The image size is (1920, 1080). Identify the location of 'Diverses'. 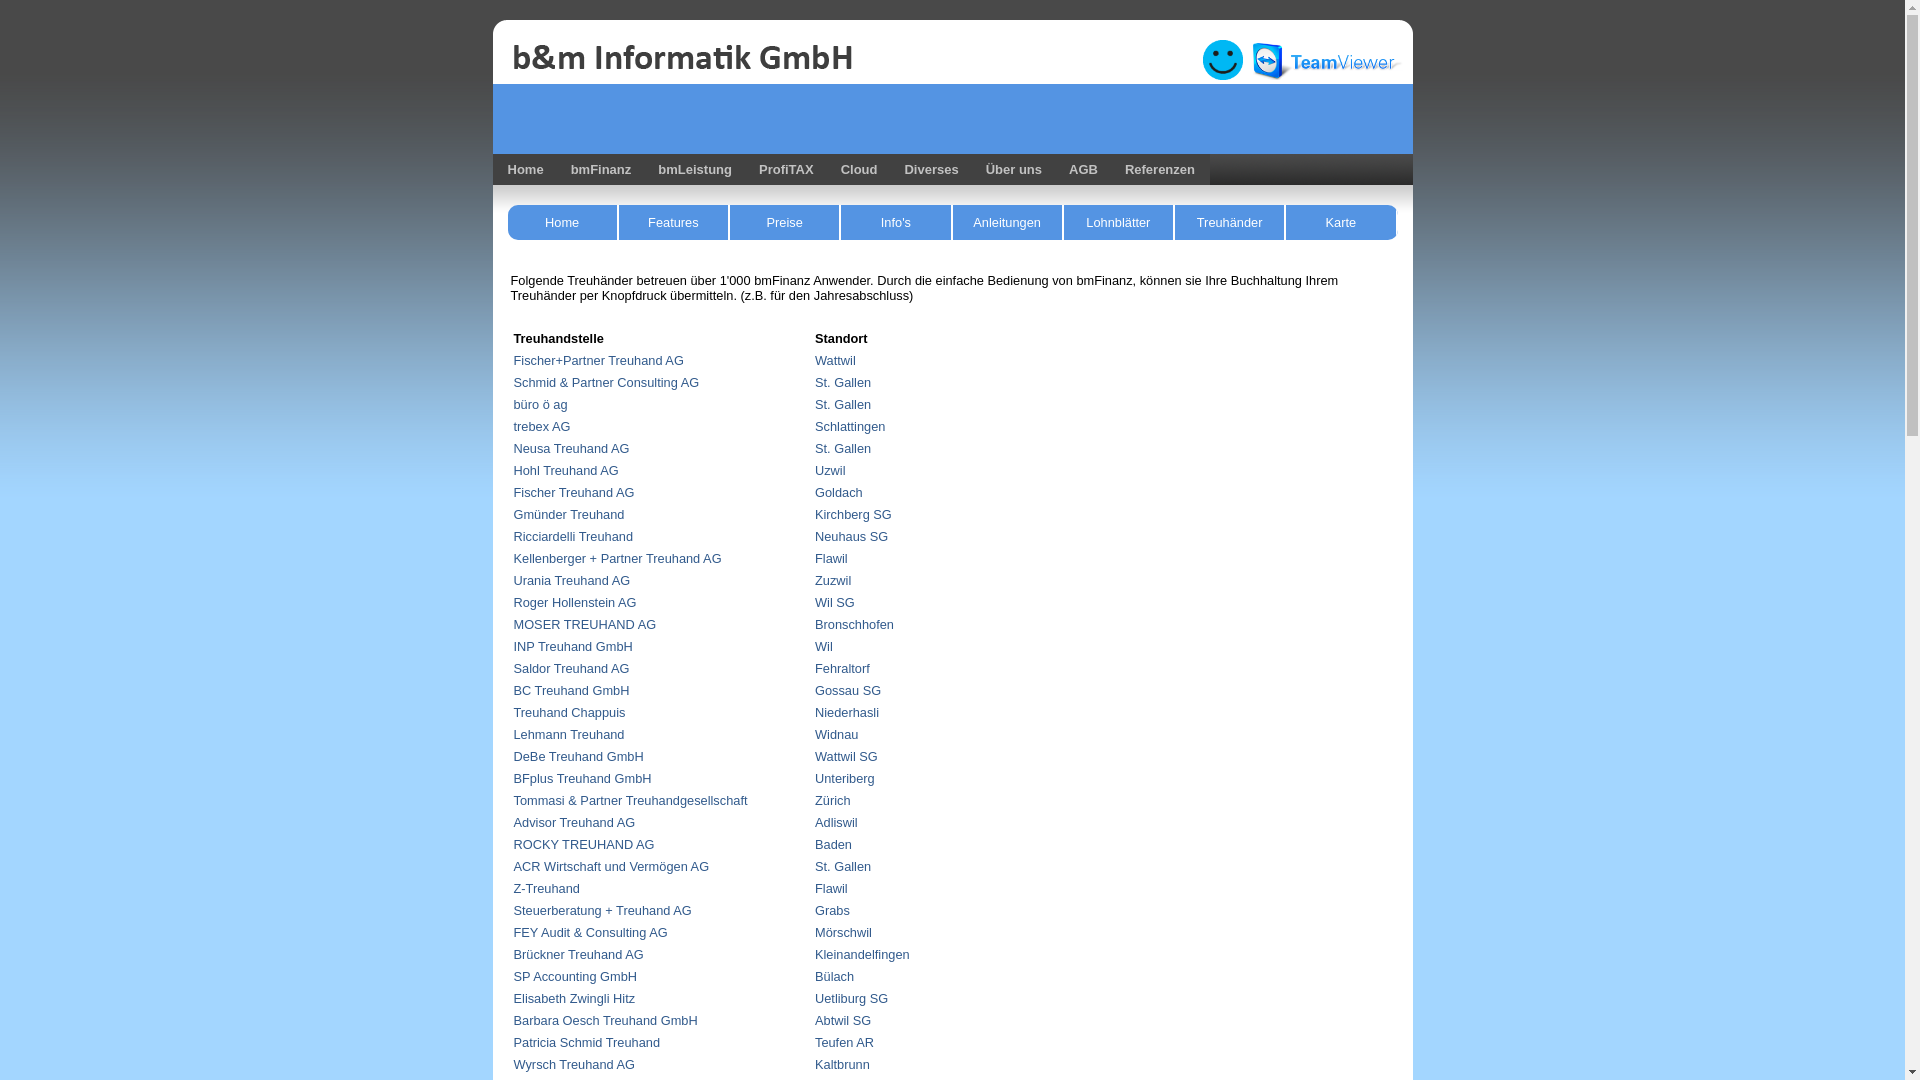
(930, 168).